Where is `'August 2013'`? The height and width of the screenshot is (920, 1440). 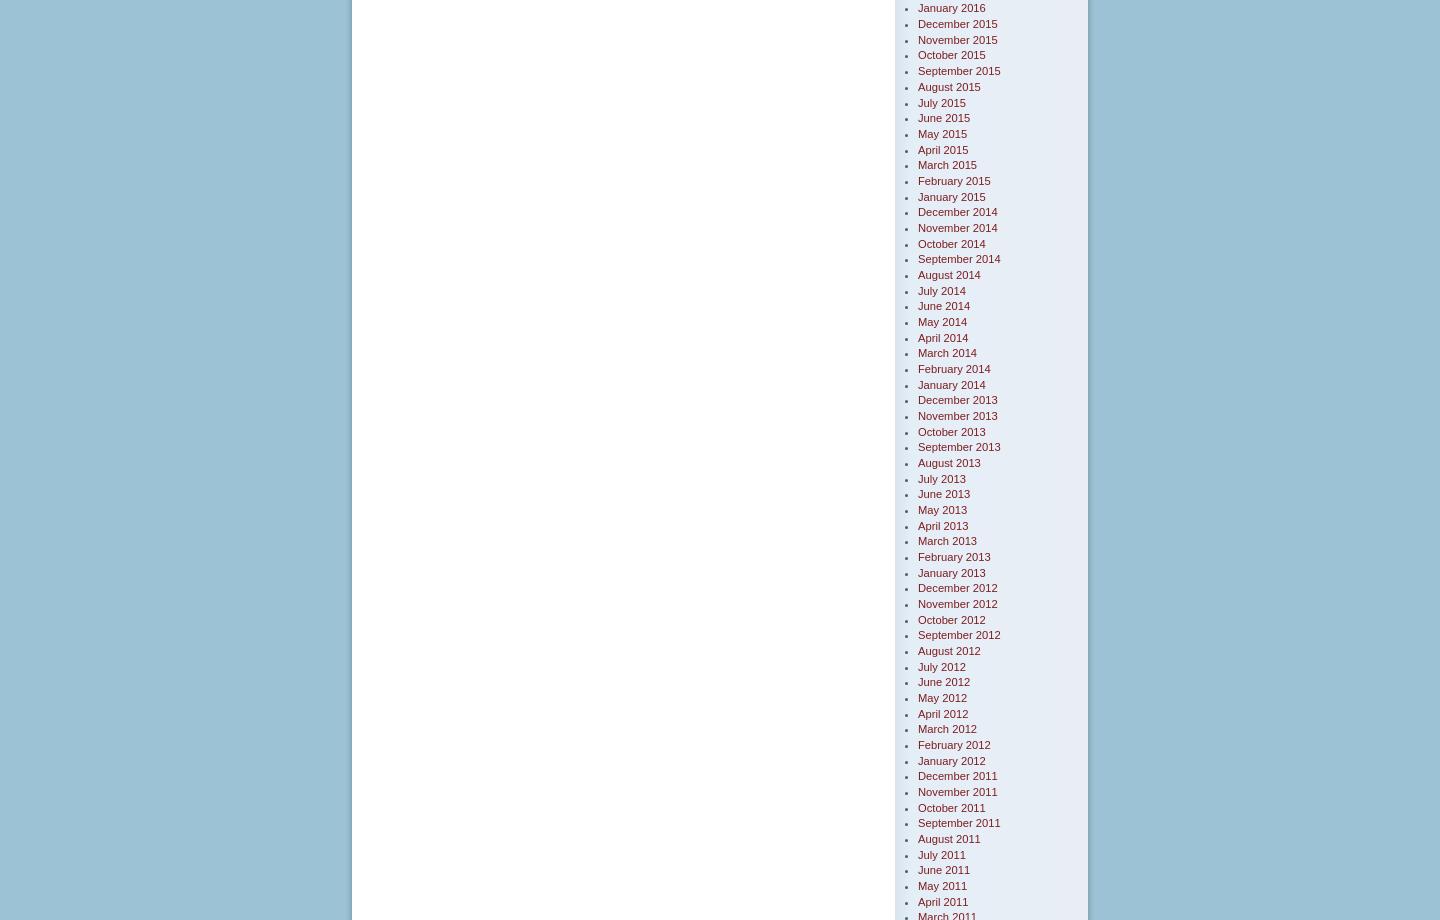 'August 2013' is located at coordinates (948, 462).